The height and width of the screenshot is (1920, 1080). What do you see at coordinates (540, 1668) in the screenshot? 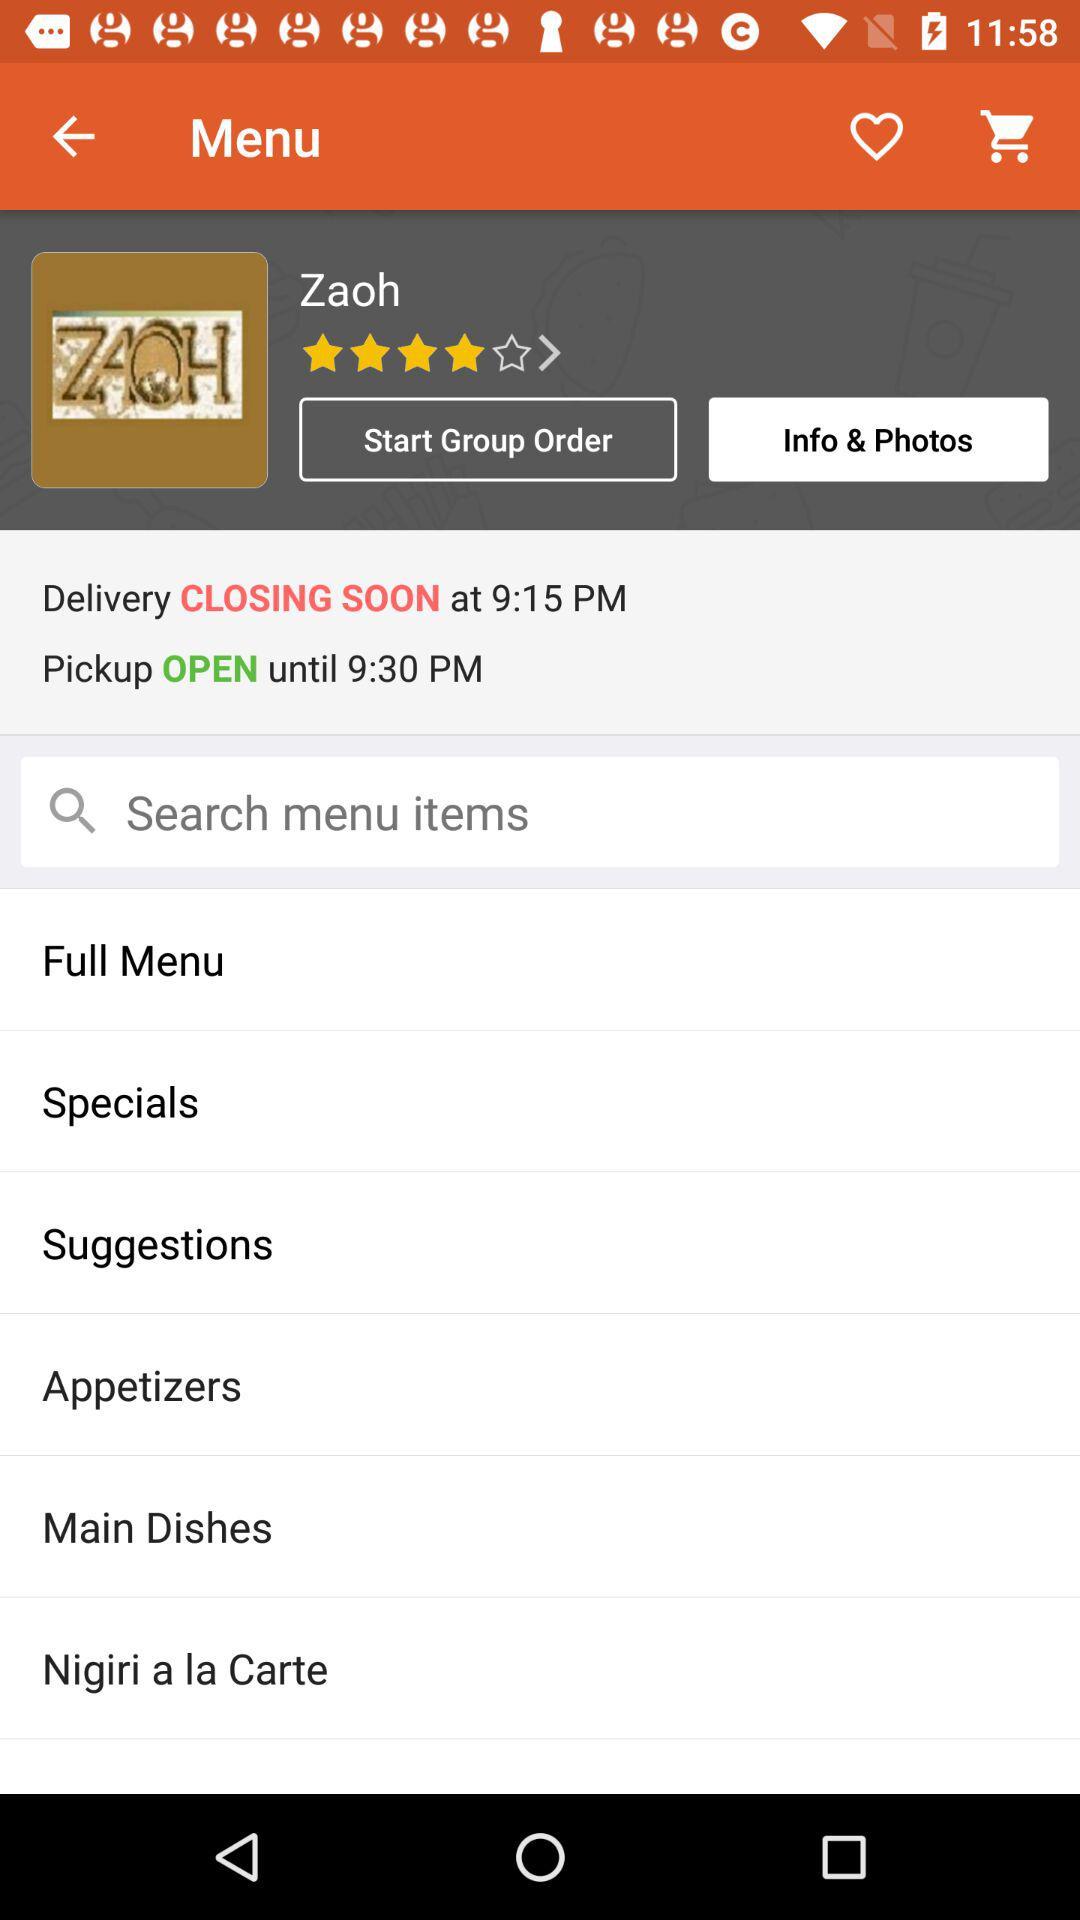
I see `nigiri a la item` at bounding box center [540, 1668].